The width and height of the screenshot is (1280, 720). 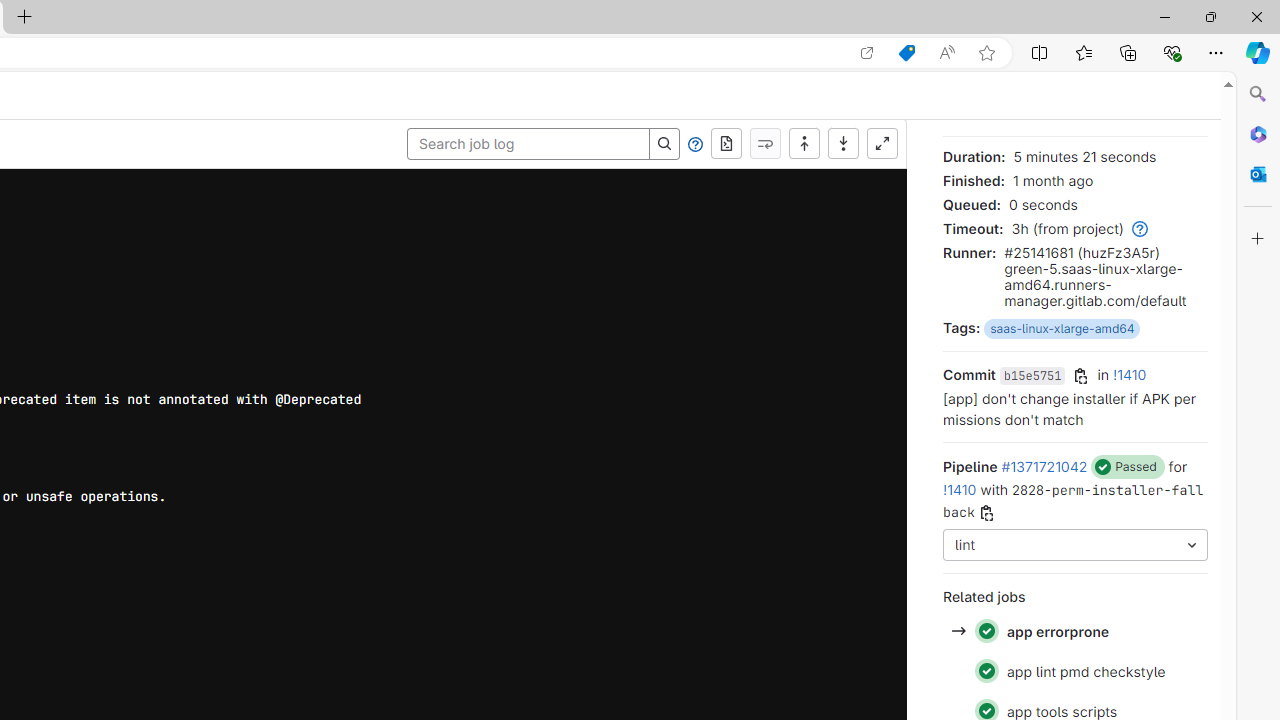 I want to click on 'Show full screen', so click(x=881, y=143).